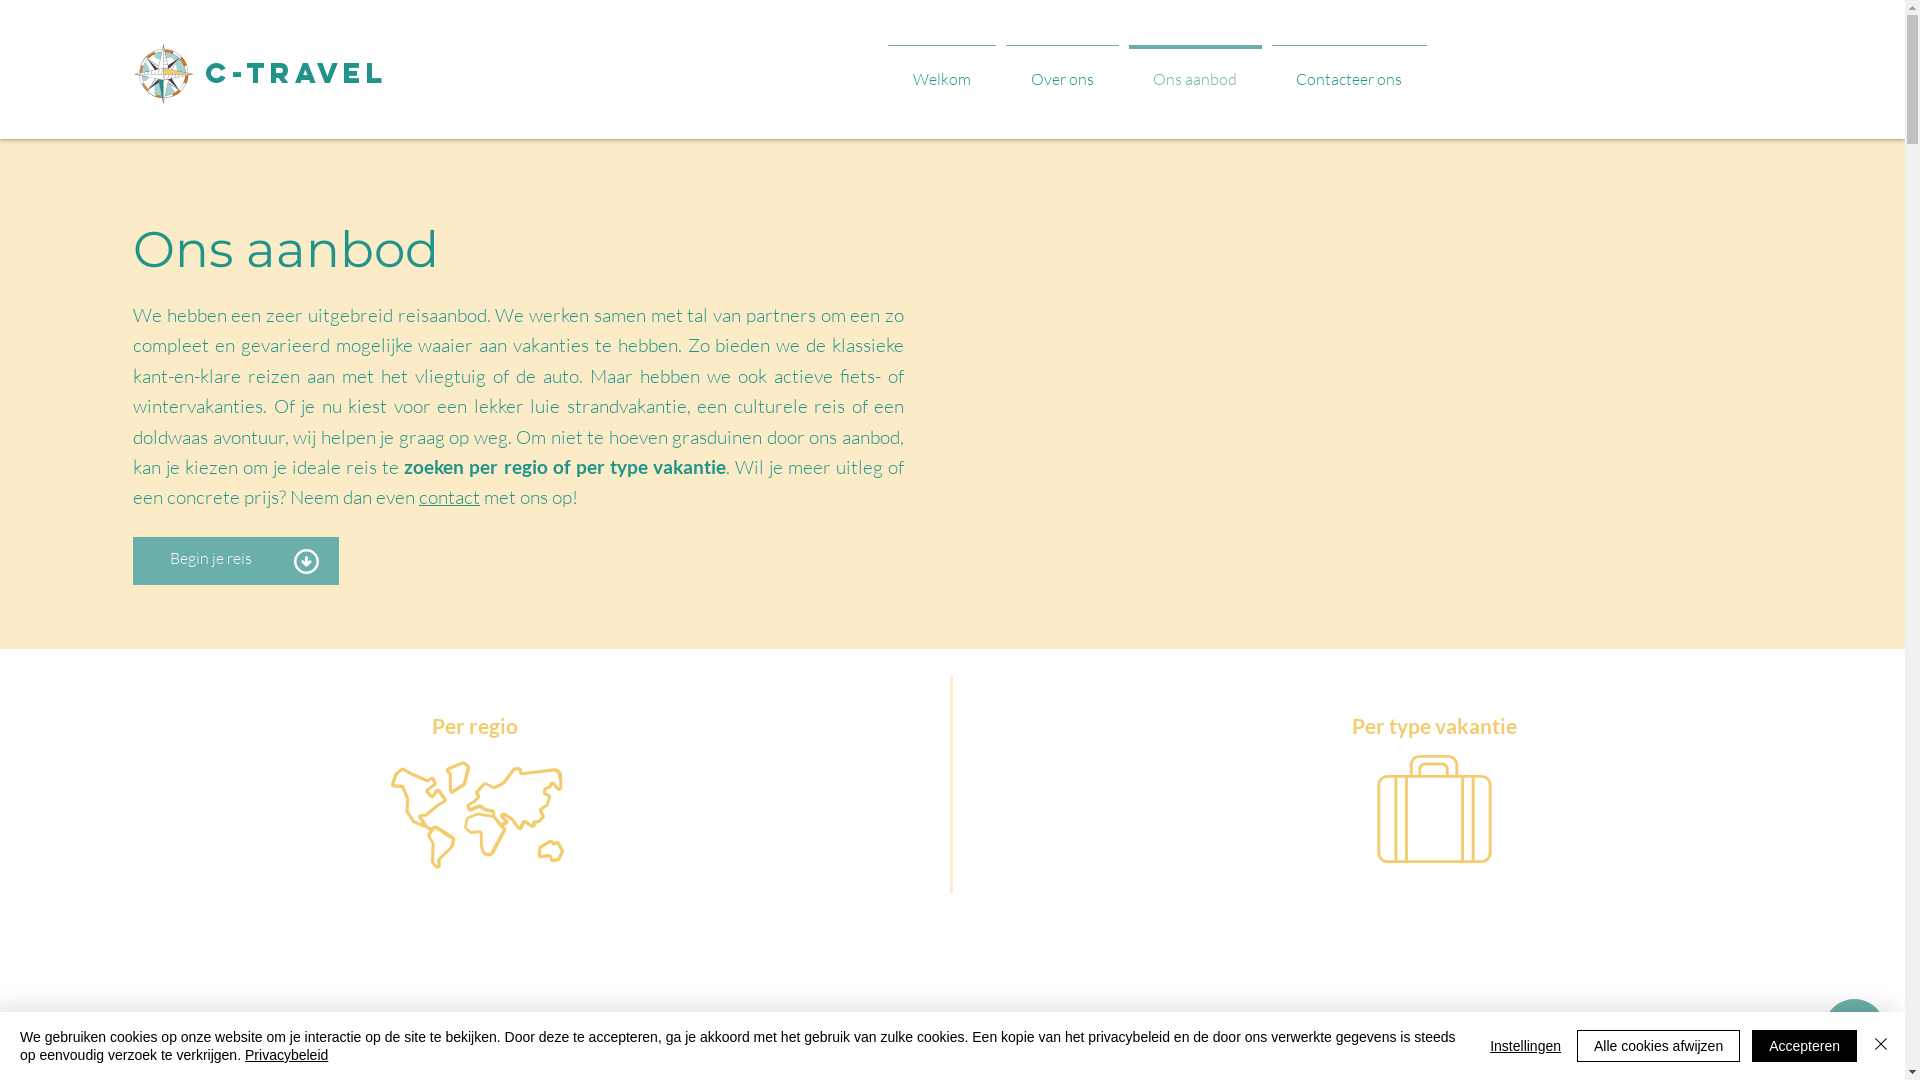 The height and width of the screenshot is (1080, 1920). I want to click on 'Begin je reis', so click(211, 558).